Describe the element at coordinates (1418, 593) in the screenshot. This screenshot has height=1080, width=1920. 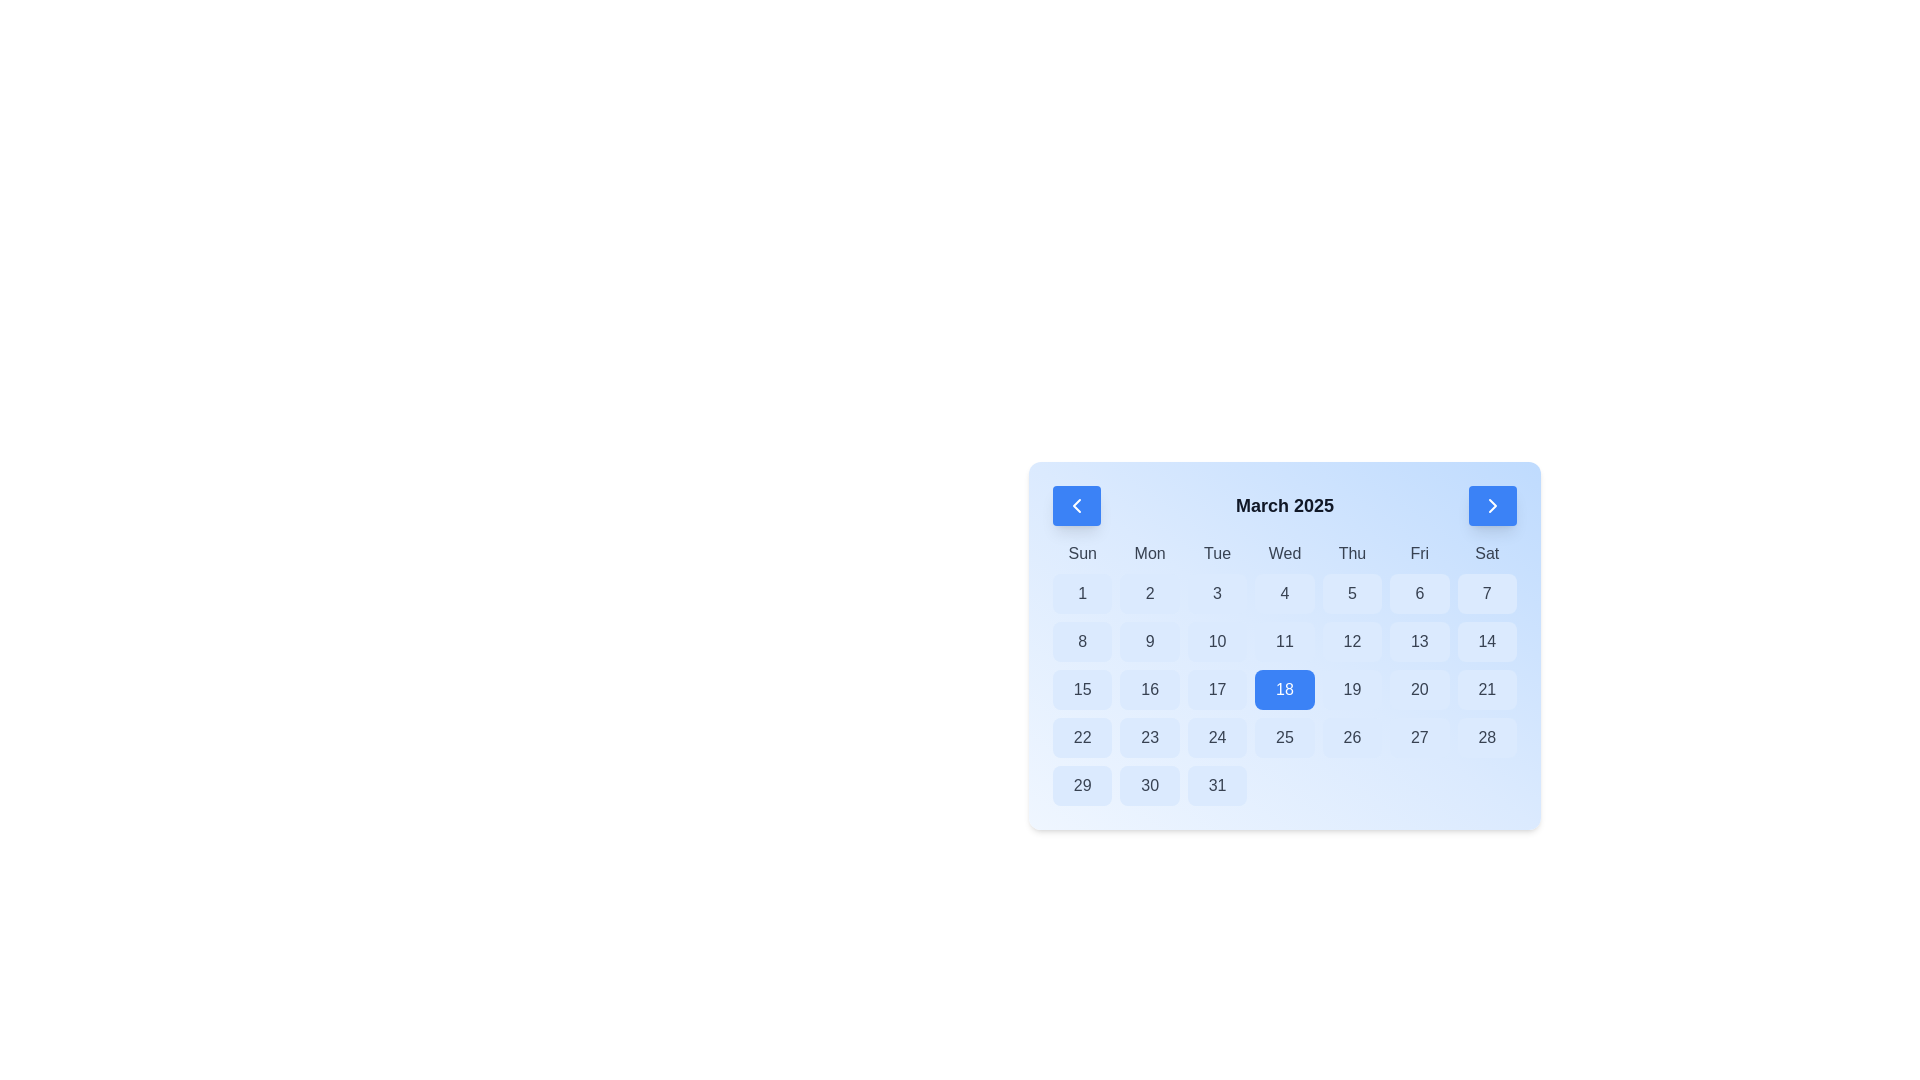
I see `the button representing the sixth day of the month in the date picker interface` at that location.